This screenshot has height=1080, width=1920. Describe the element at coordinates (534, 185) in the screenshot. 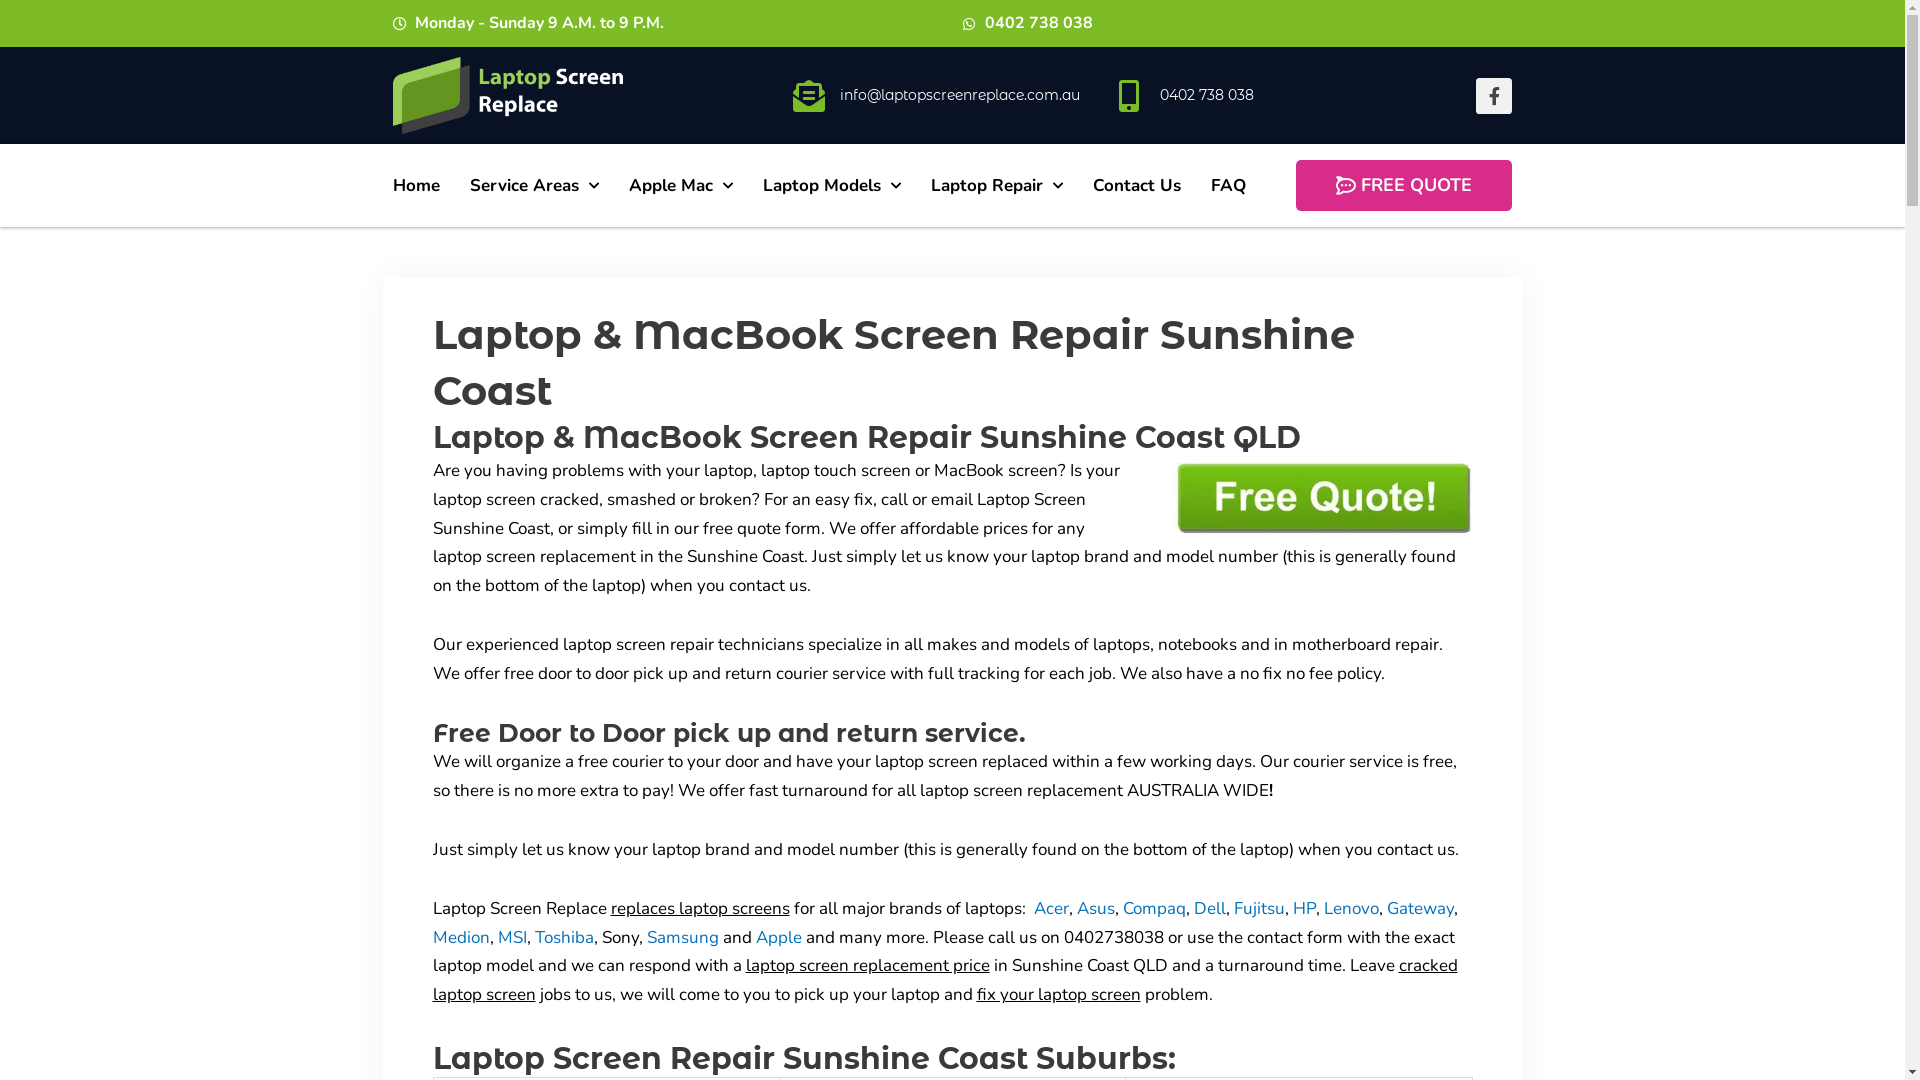

I see `'Service Areas'` at that location.